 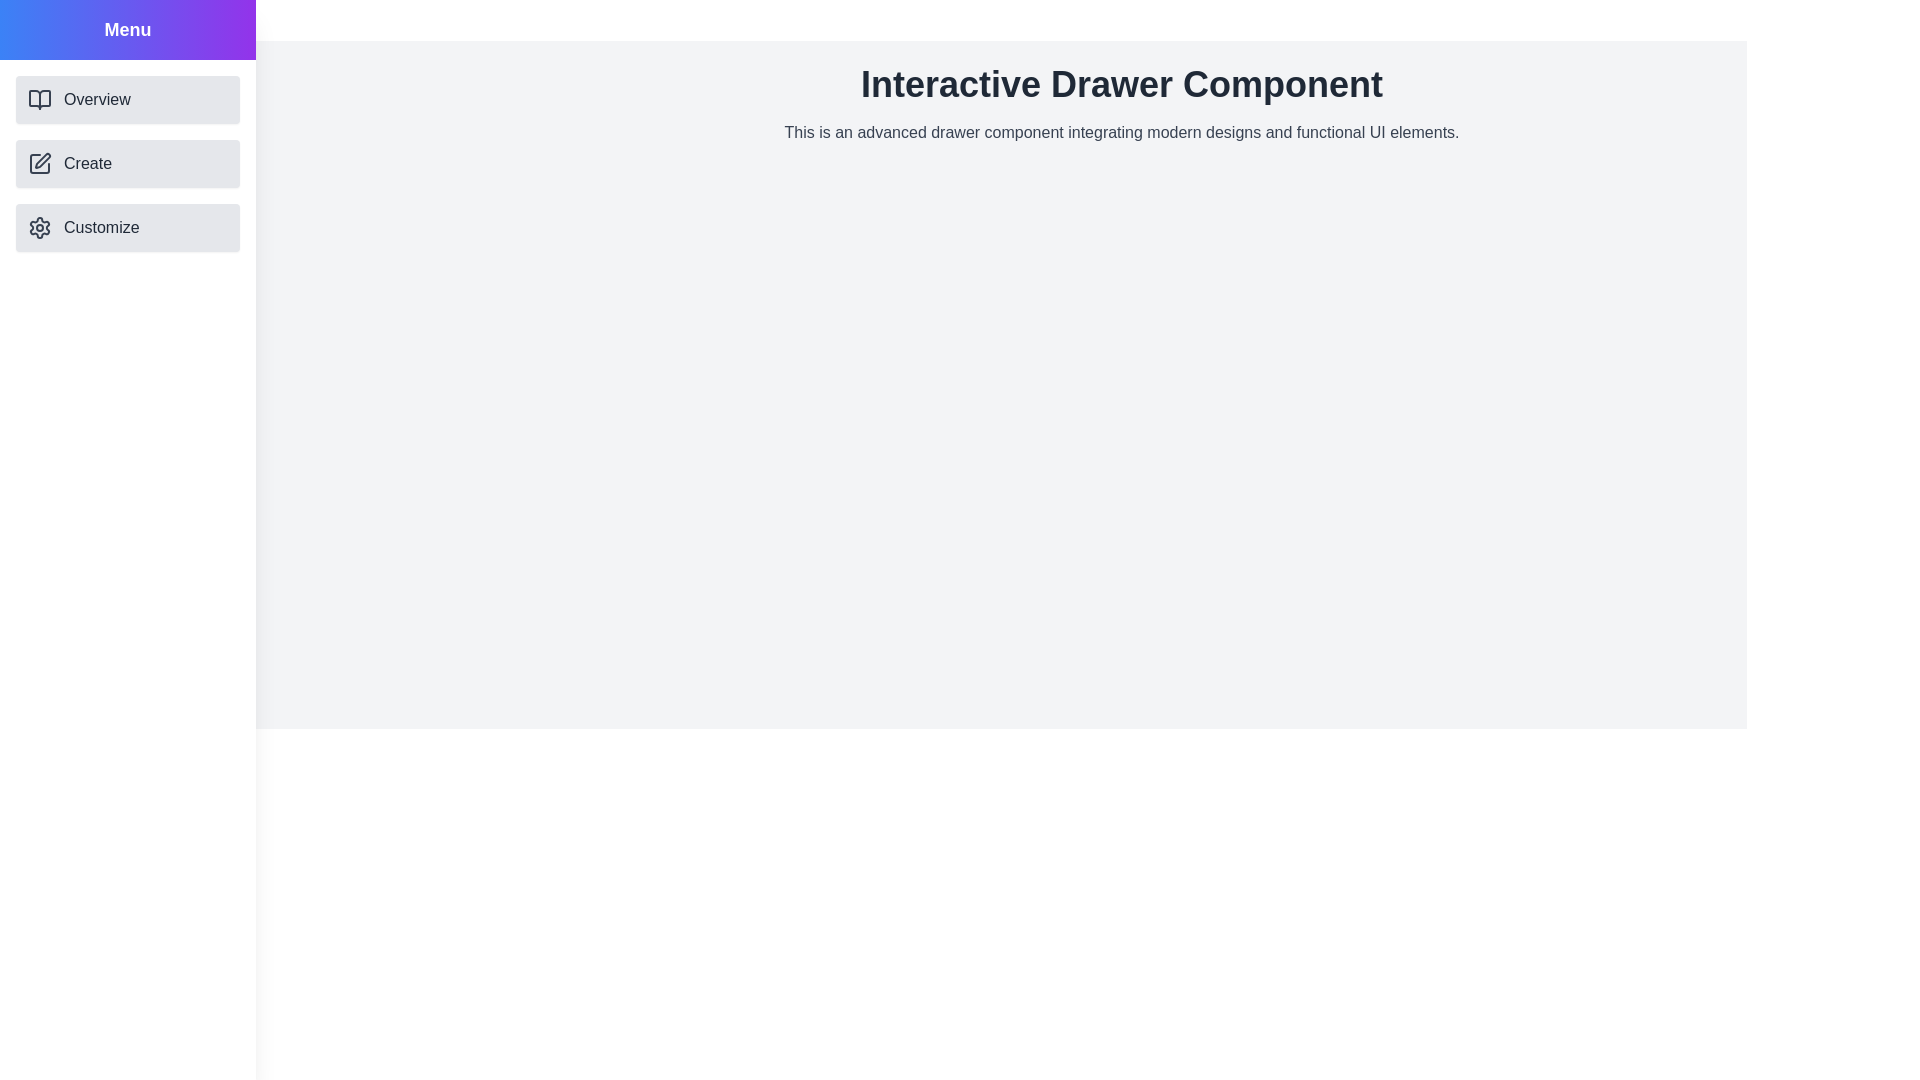 What do you see at coordinates (127, 100) in the screenshot?
I see `the menu item Overview from the drawer` at bounding box center [127, 100].